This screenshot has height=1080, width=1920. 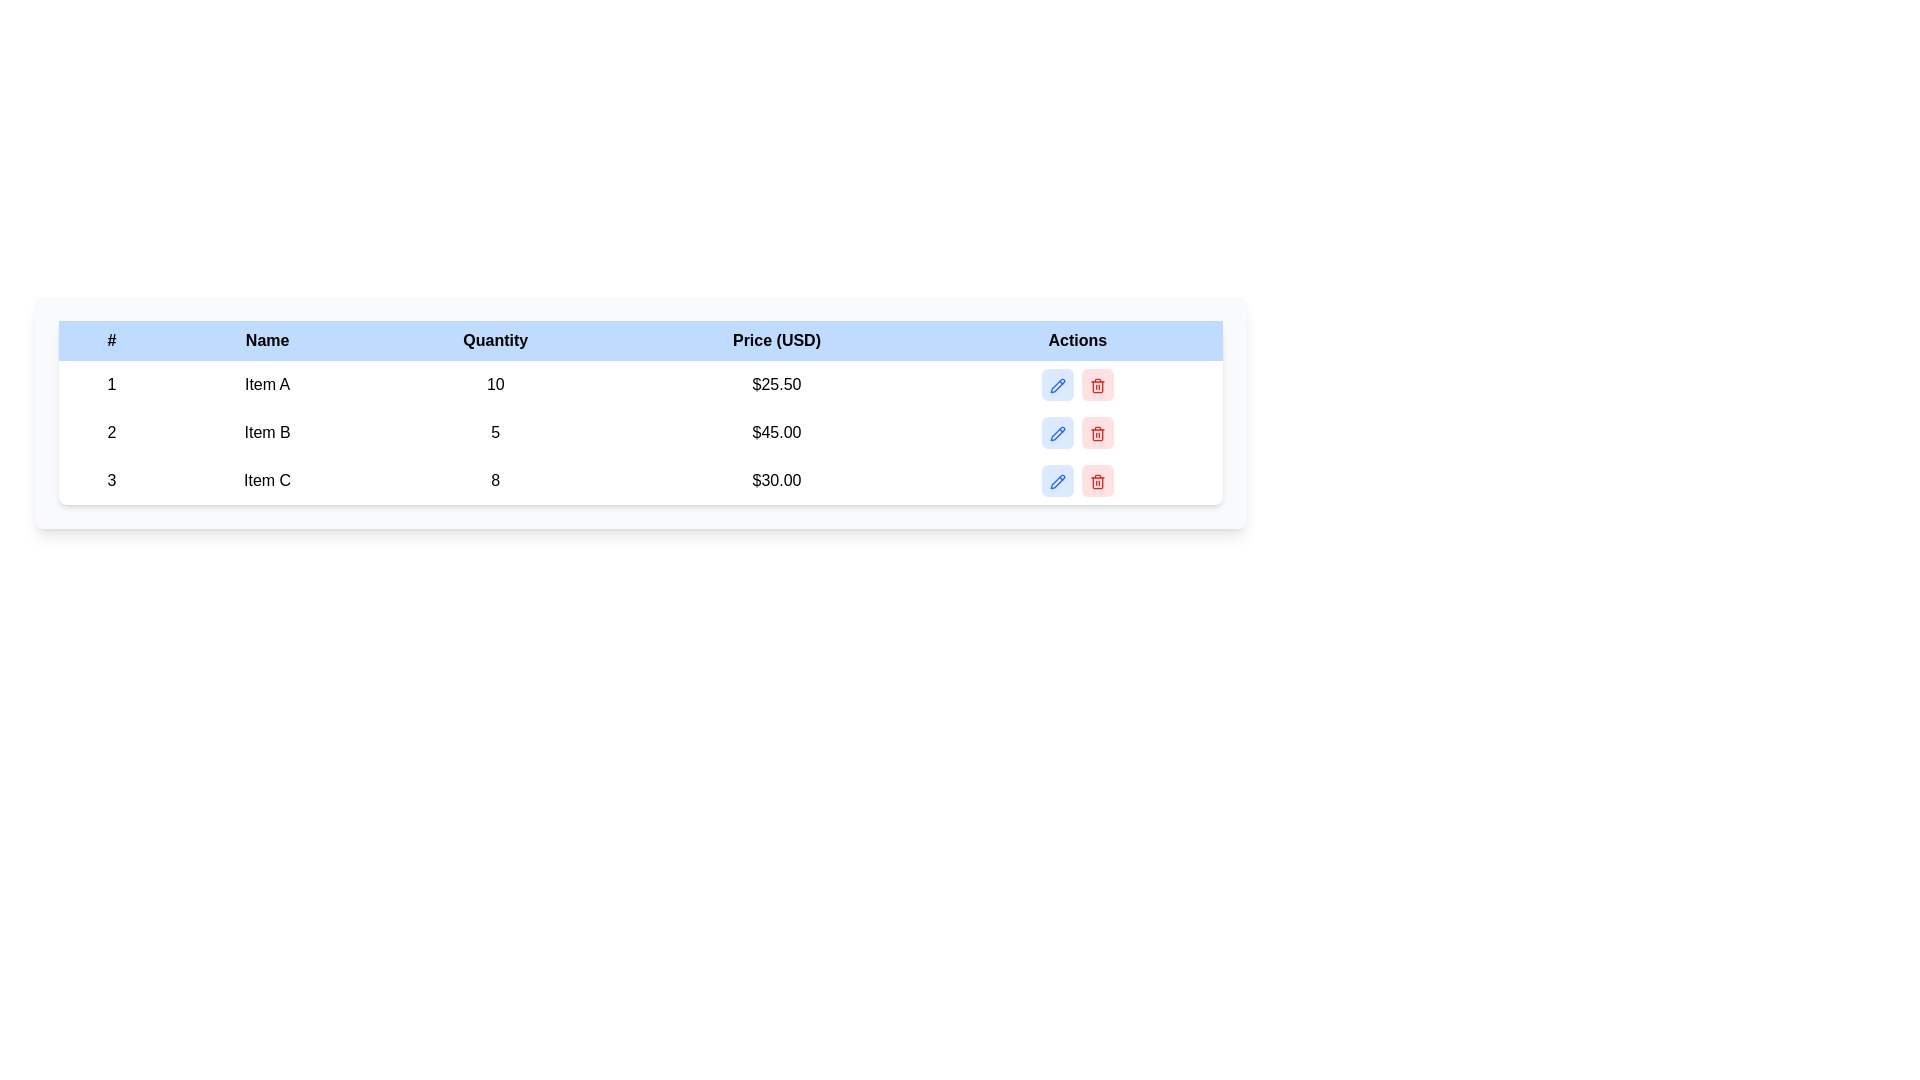 I want to click on the blue rectangular button with a white pencil icon in the 'Actions' column of the second row of the table to initiate an edit action, so click(x=1076, y=431).